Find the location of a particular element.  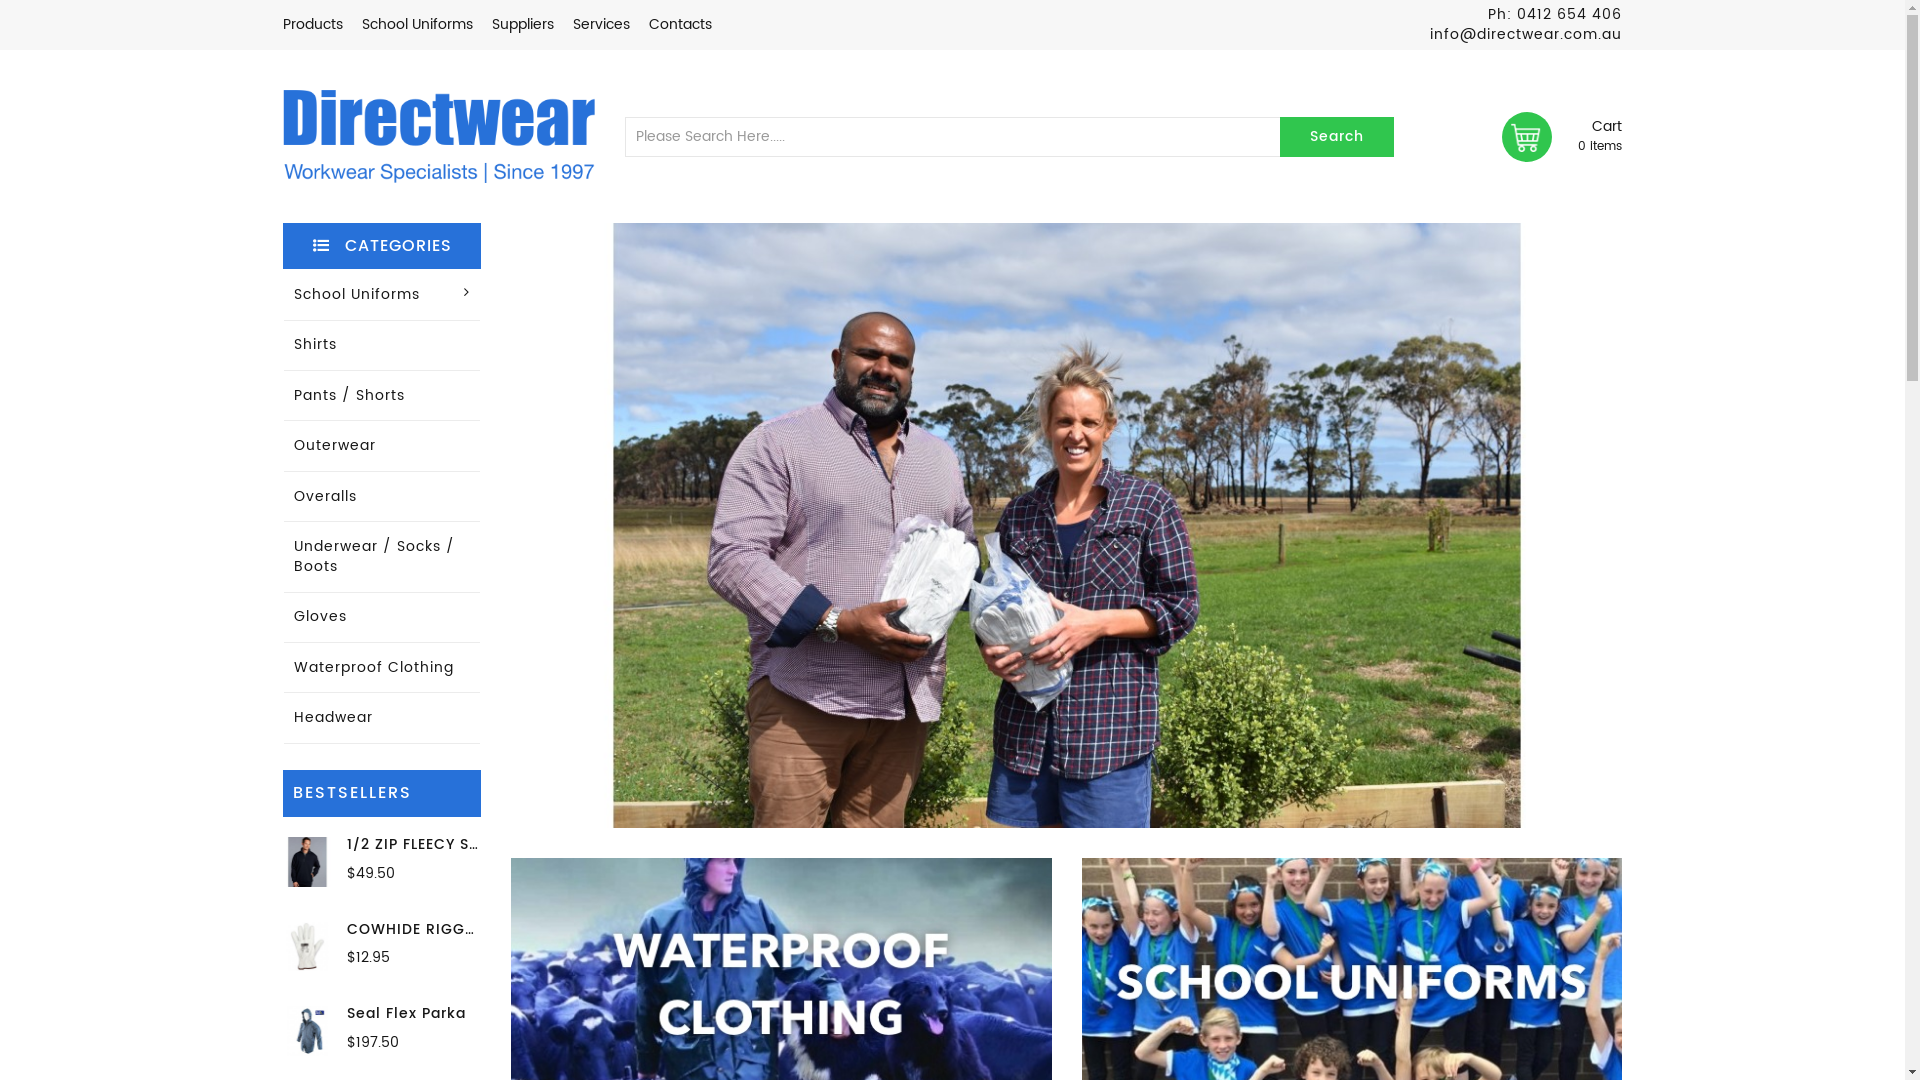

'Seal Flex Parka' is located at coordinates (306, 1030).